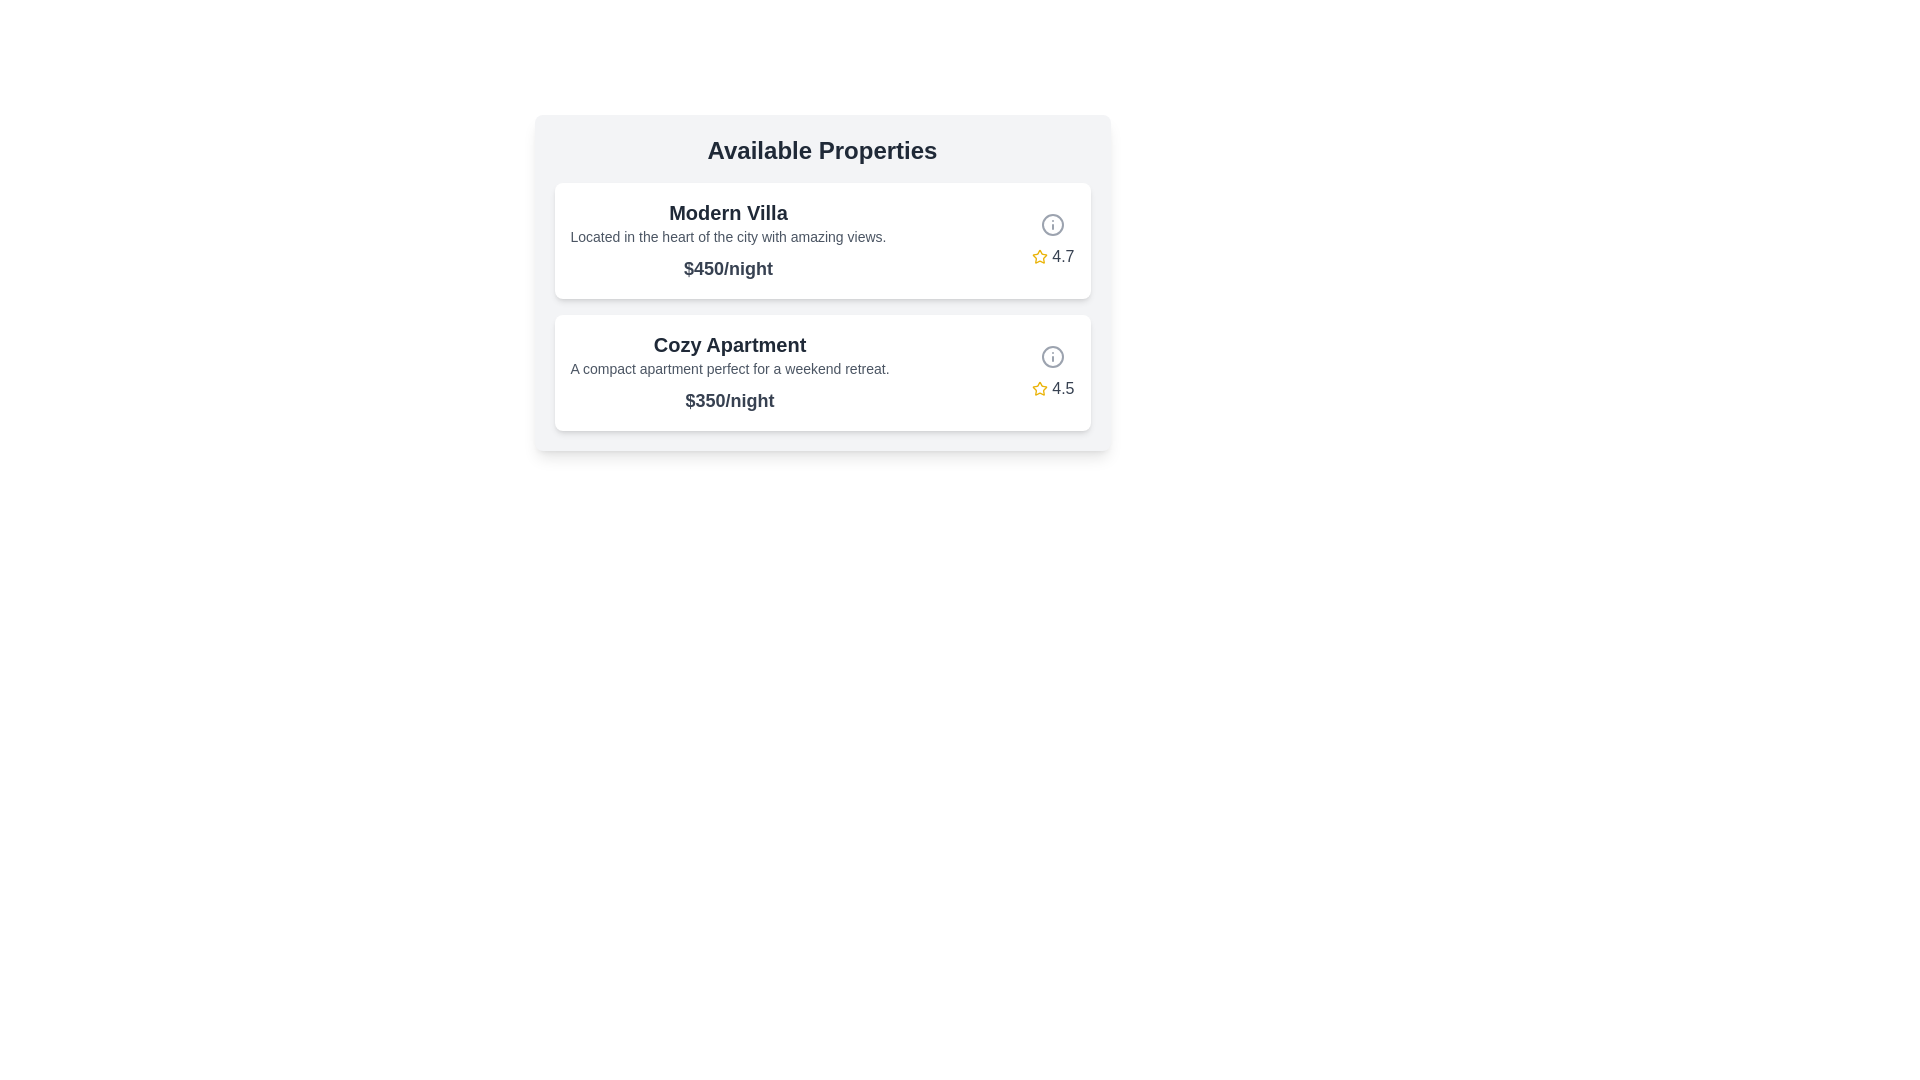 The width and height of the screenshot is (1920, 1080). Describe the element at coordinates (1052, 256) in the screenshot. I see `the yellow star icon in the Rating display` at that location.